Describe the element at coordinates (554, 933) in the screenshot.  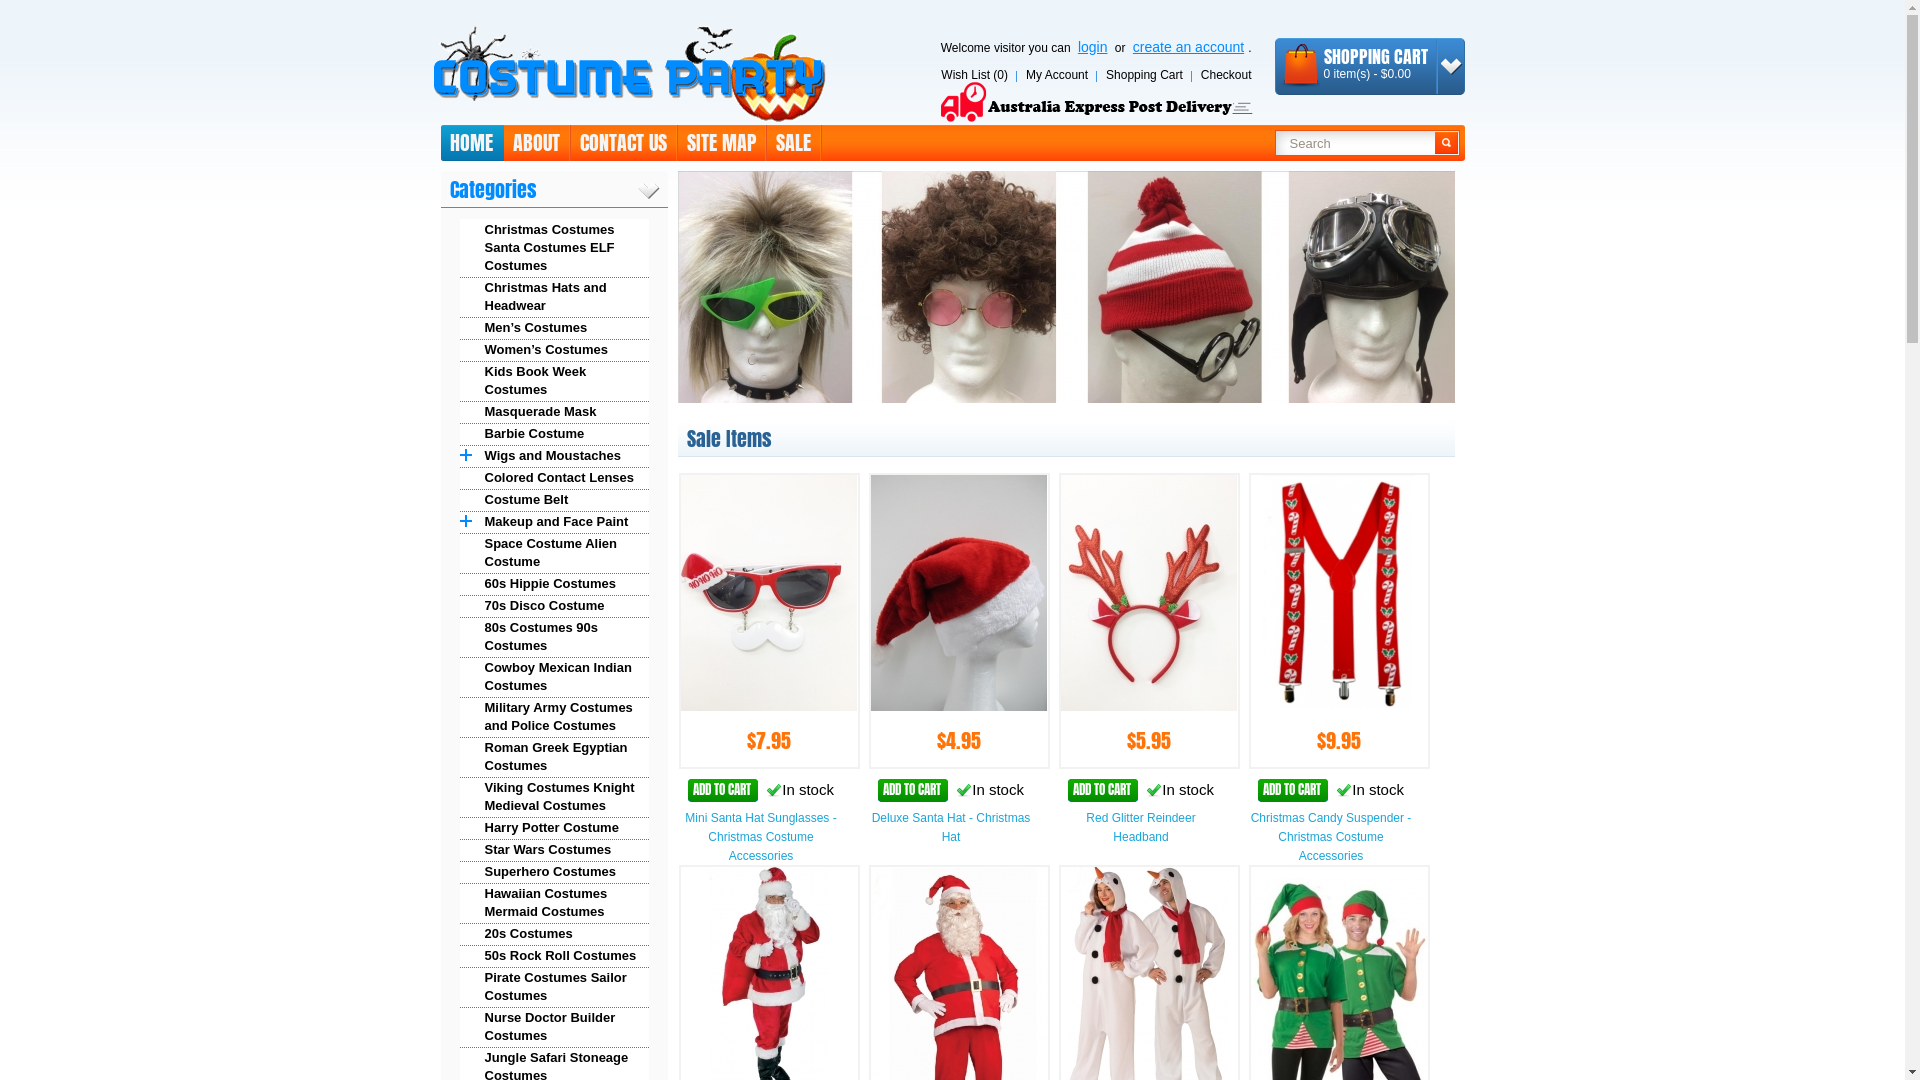
I see `'20s Costumes'` at that location.